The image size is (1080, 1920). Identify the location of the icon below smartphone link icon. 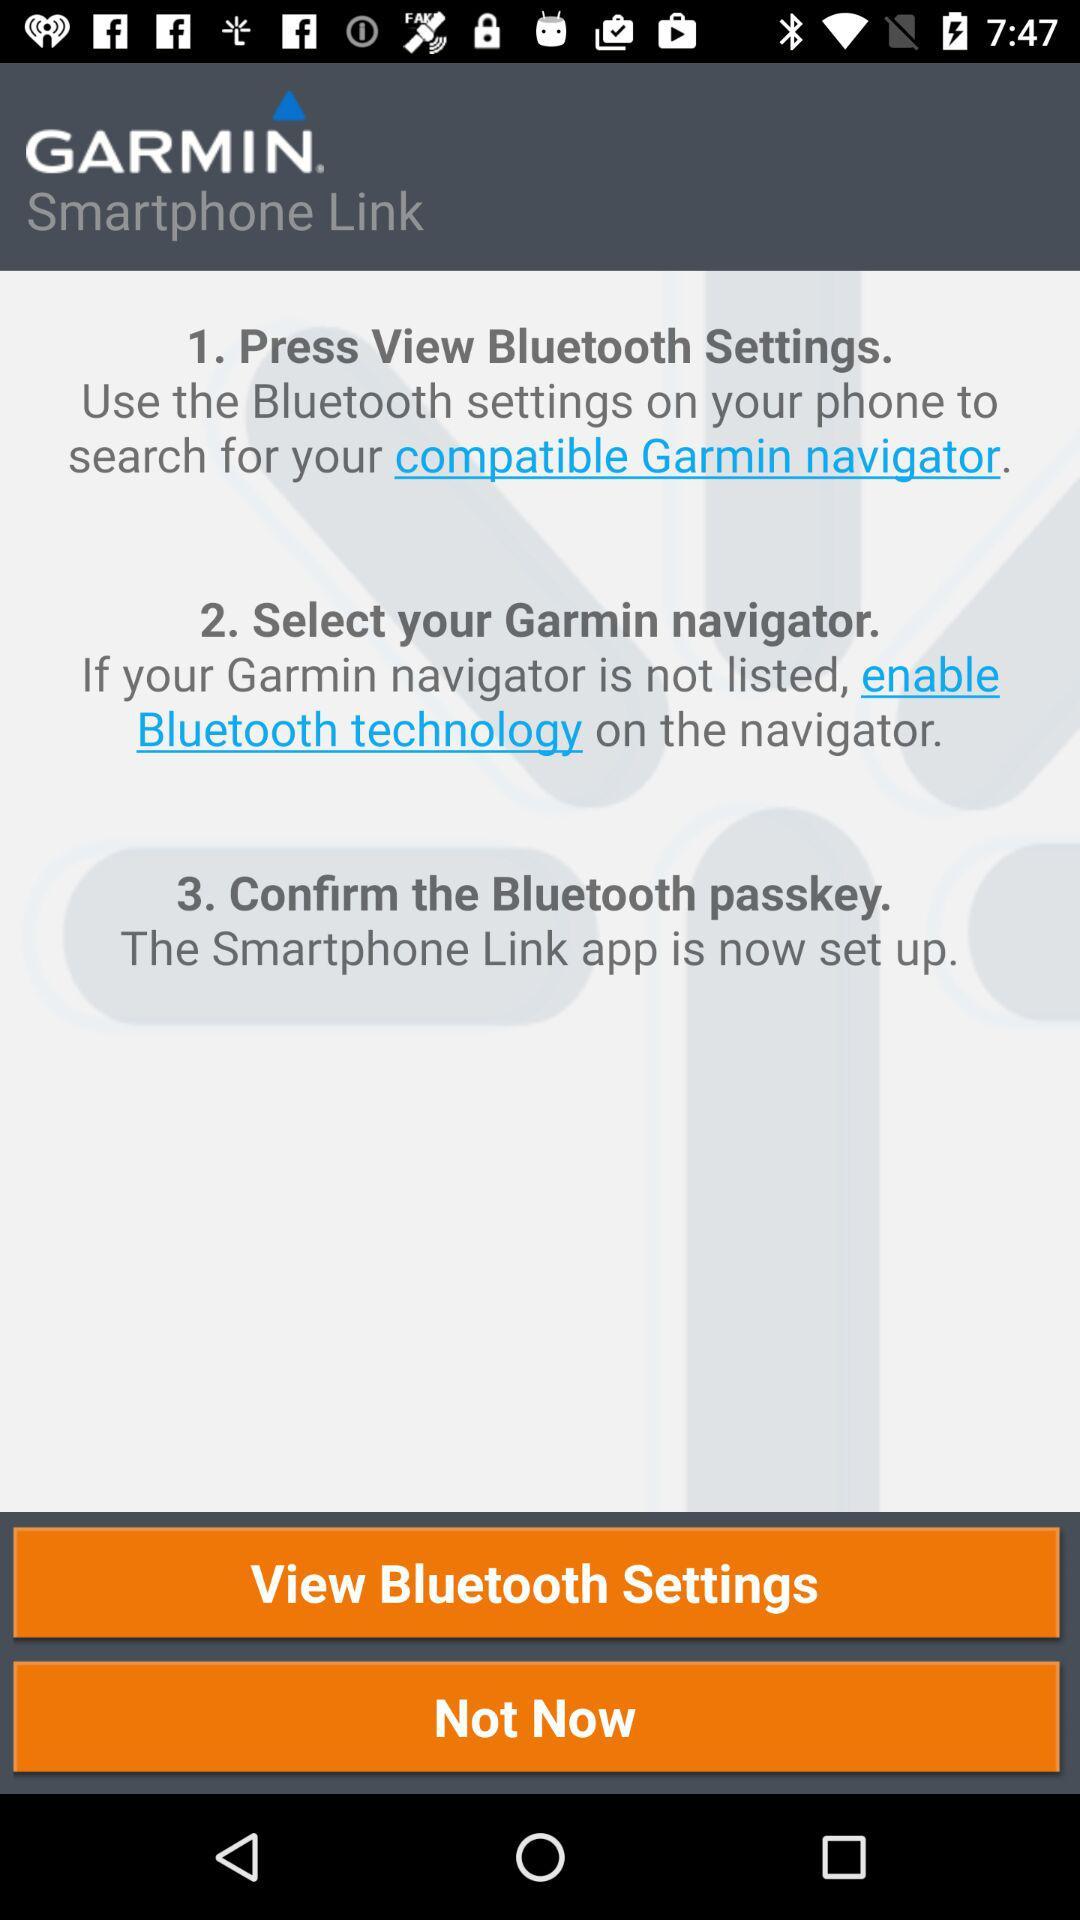
(540, 890).